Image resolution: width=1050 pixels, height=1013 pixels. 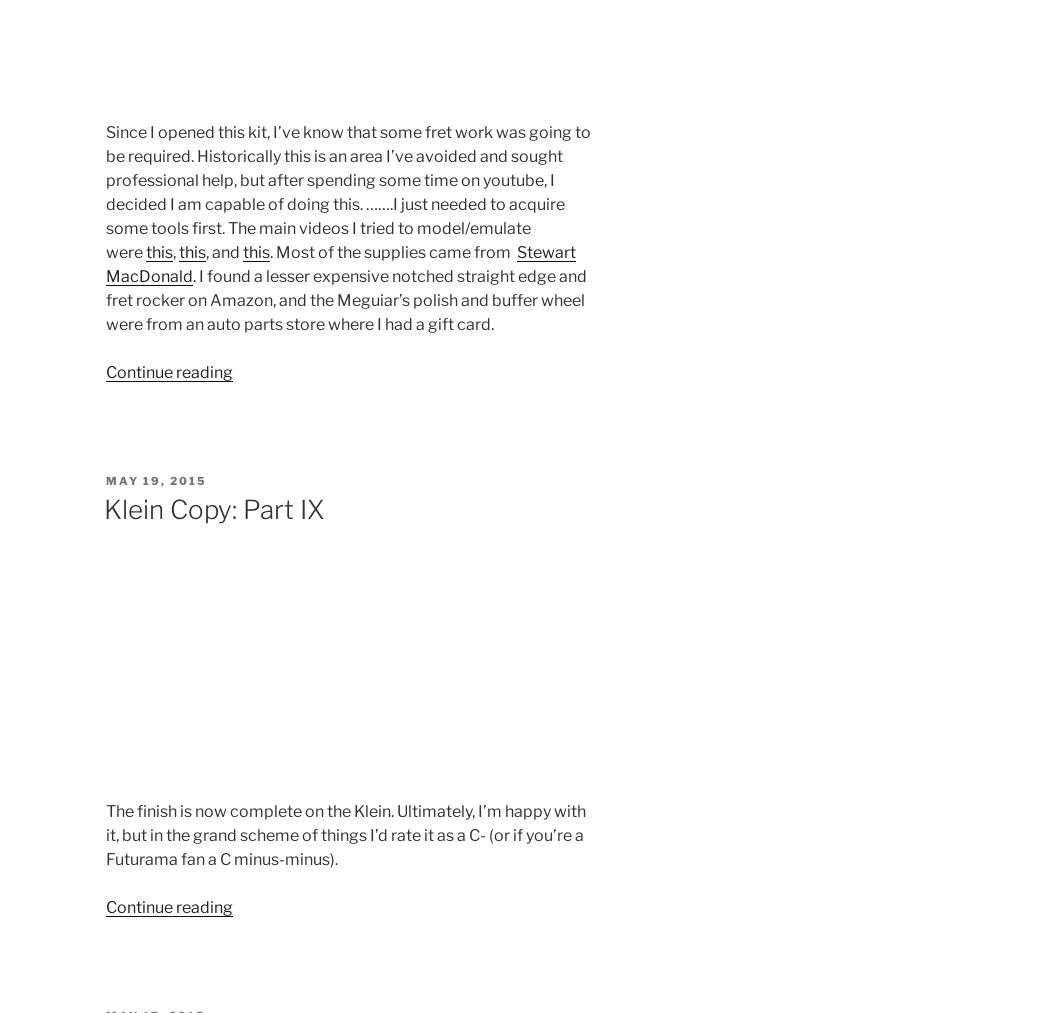 What do you see at coordinates (346, 191) in the screenshot?
I see `'Since I opened this kit, I’ve know that some fret work was going to be required. Historically this is an area I’ve avoided and sought professional help, but after spending some time on youtube, I decided I am capable of doing this. …….I just needed to acquire some tools first. The main videos I tried to model/emulate were'` at bounding box center [346, 191].